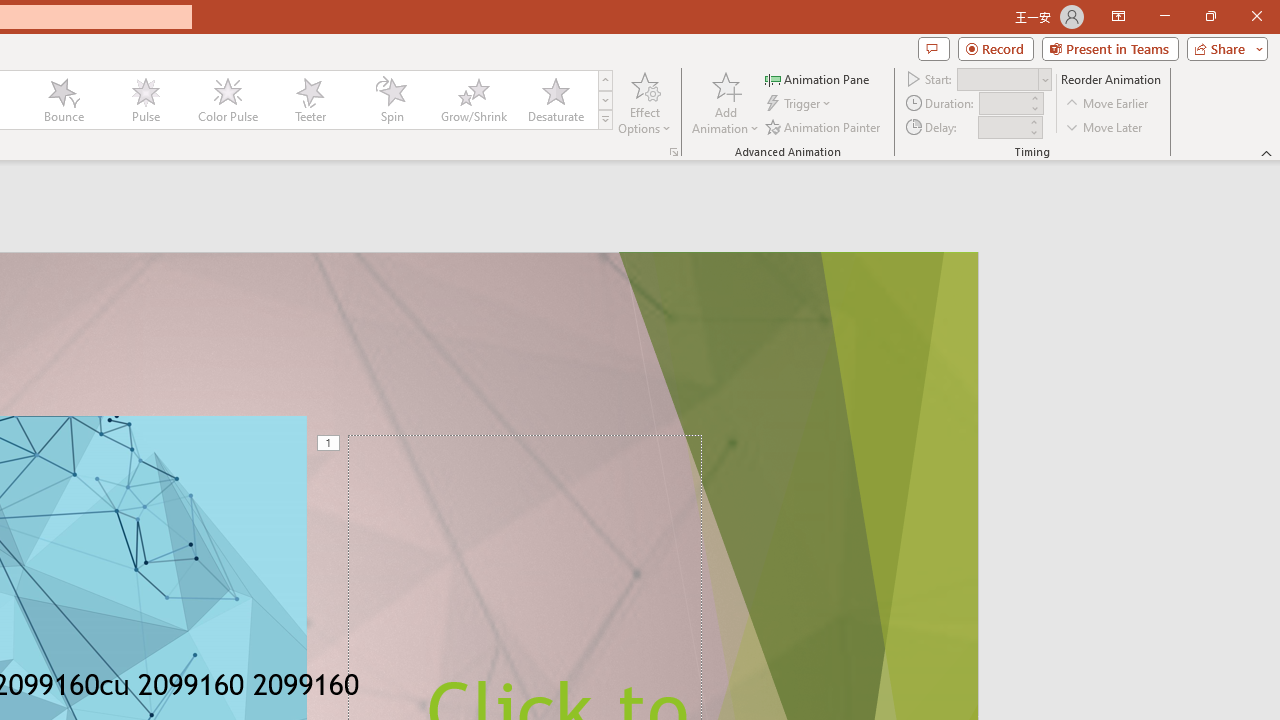  Describe the element at coordinates (800, 103) in the screenshot. I see `'Trigger'` at that location.